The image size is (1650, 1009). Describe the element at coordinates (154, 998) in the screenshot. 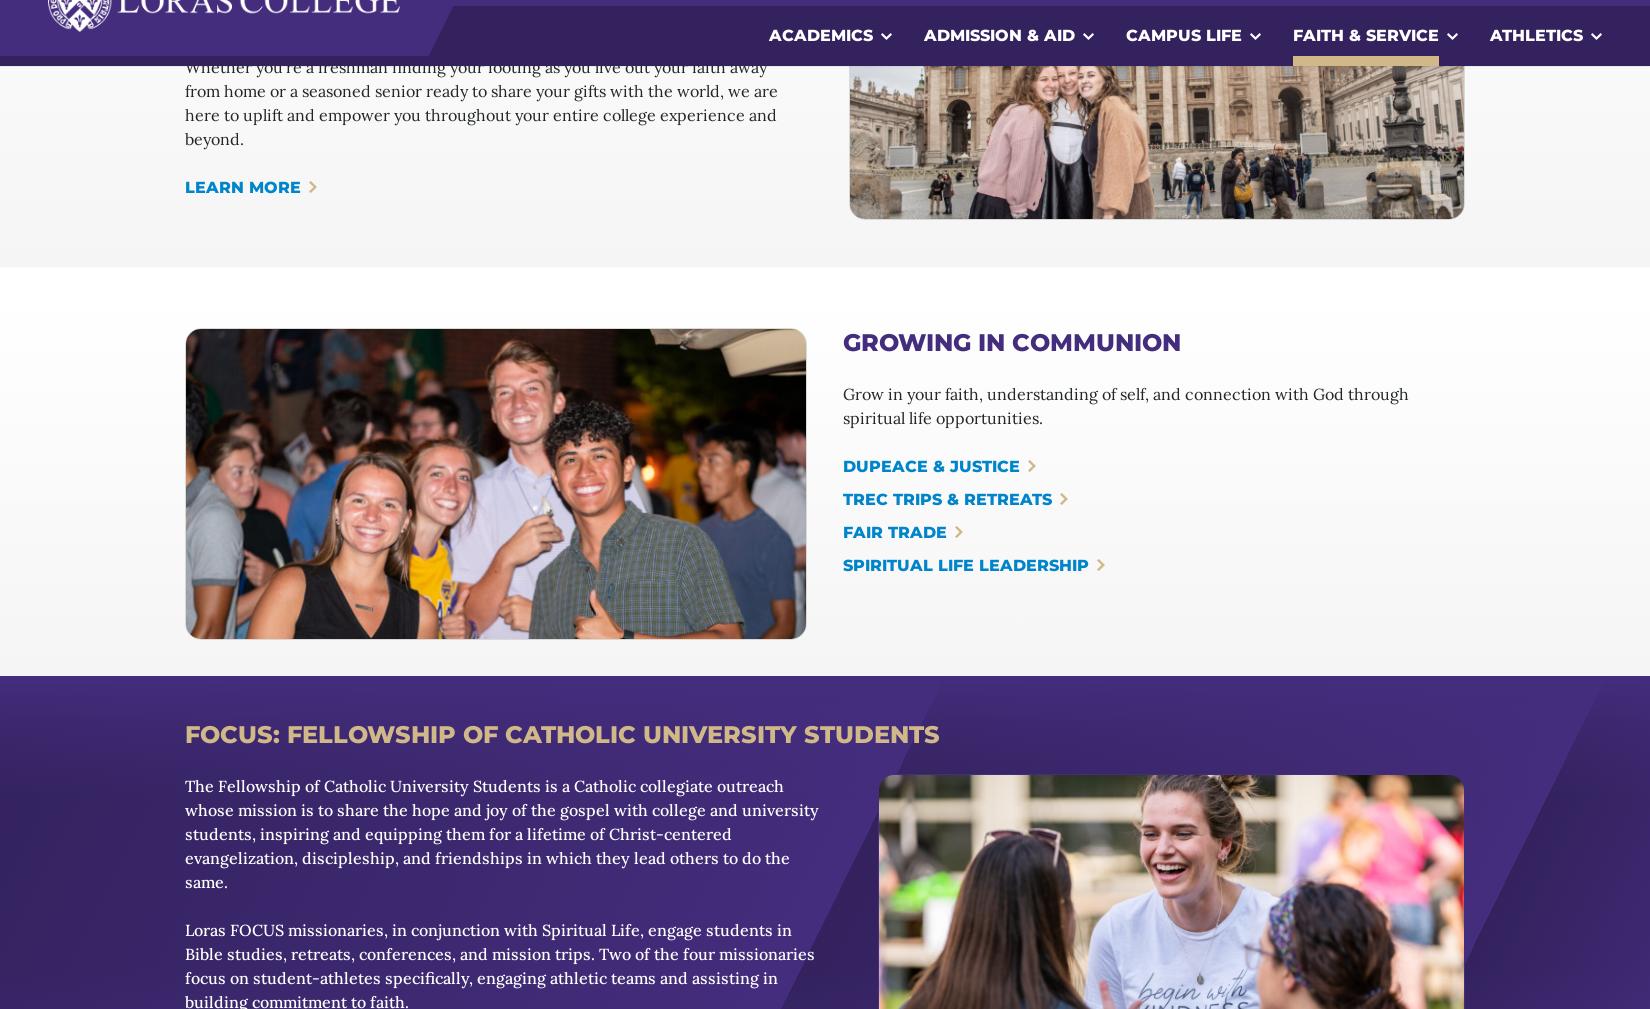

I see `'Campus Portal'` at that location.